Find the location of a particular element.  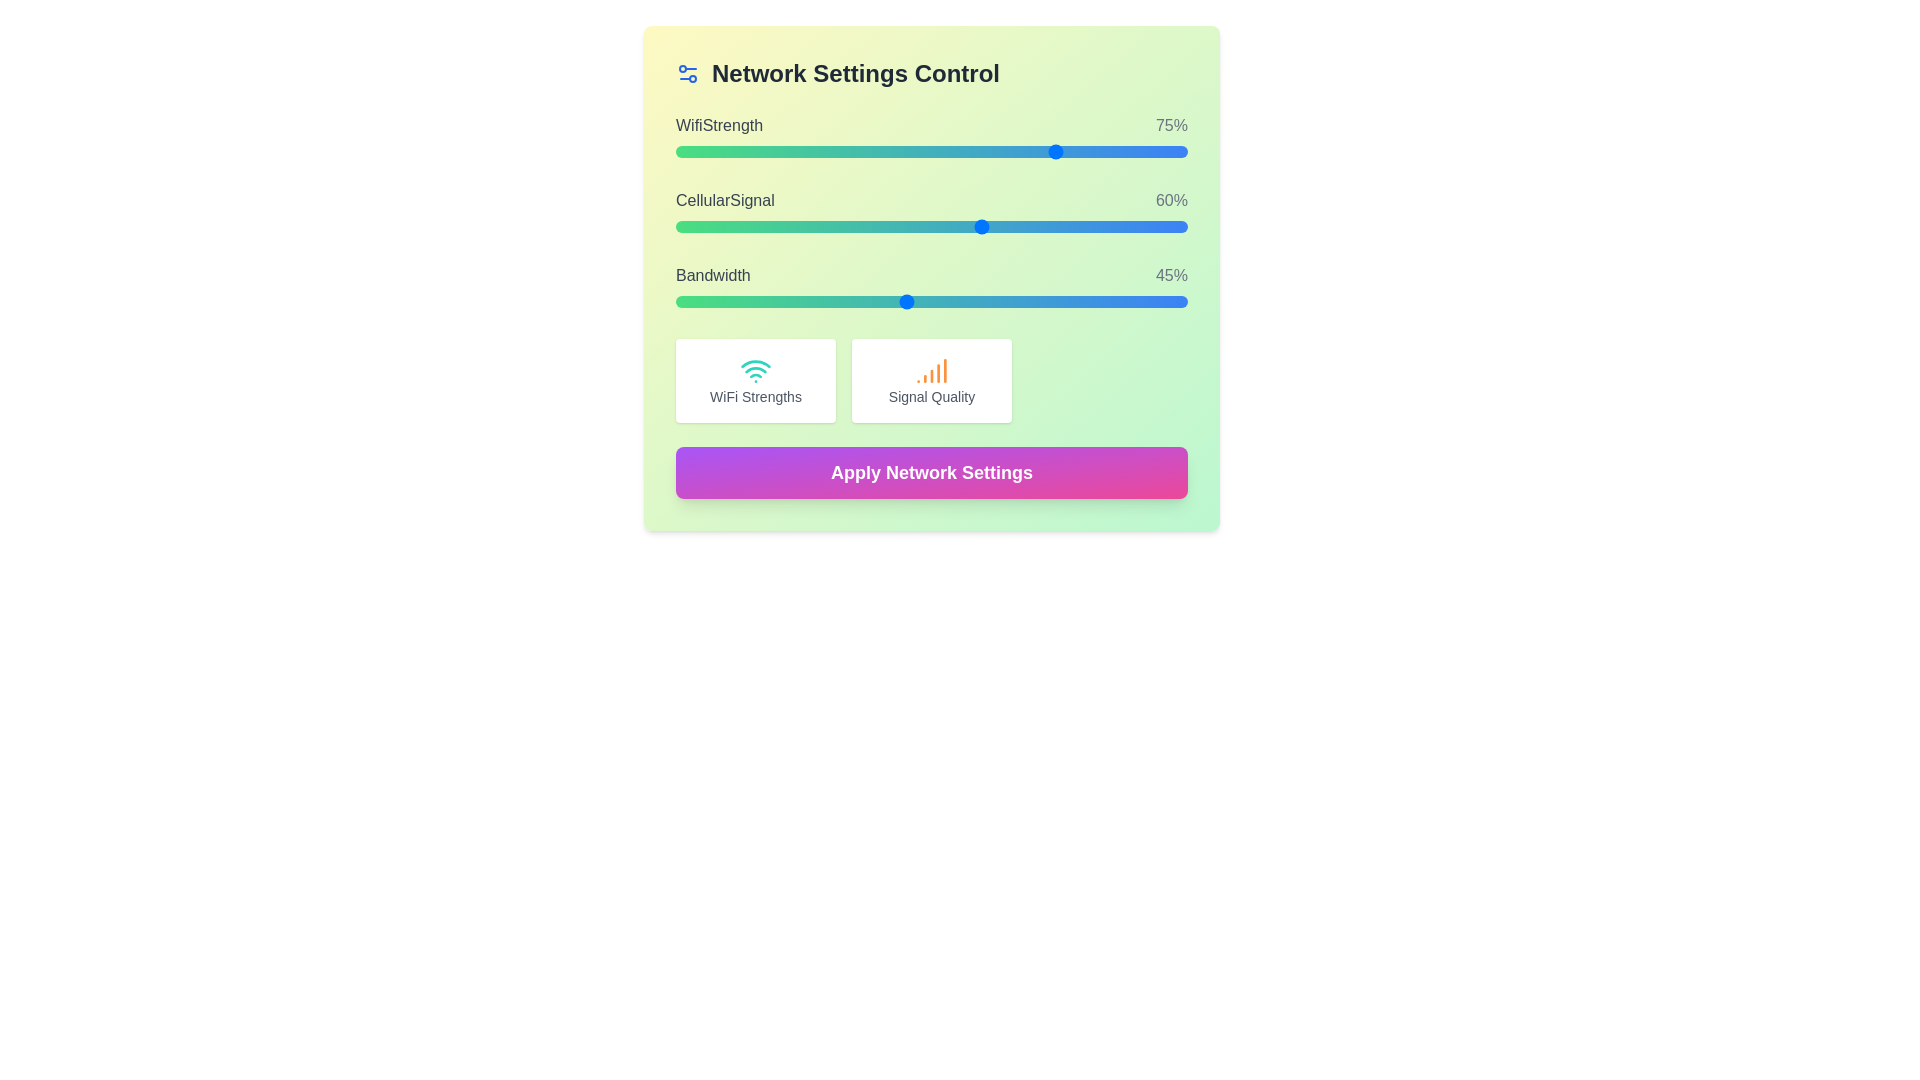

the WiFi strength is located at coordinates (706, 150).